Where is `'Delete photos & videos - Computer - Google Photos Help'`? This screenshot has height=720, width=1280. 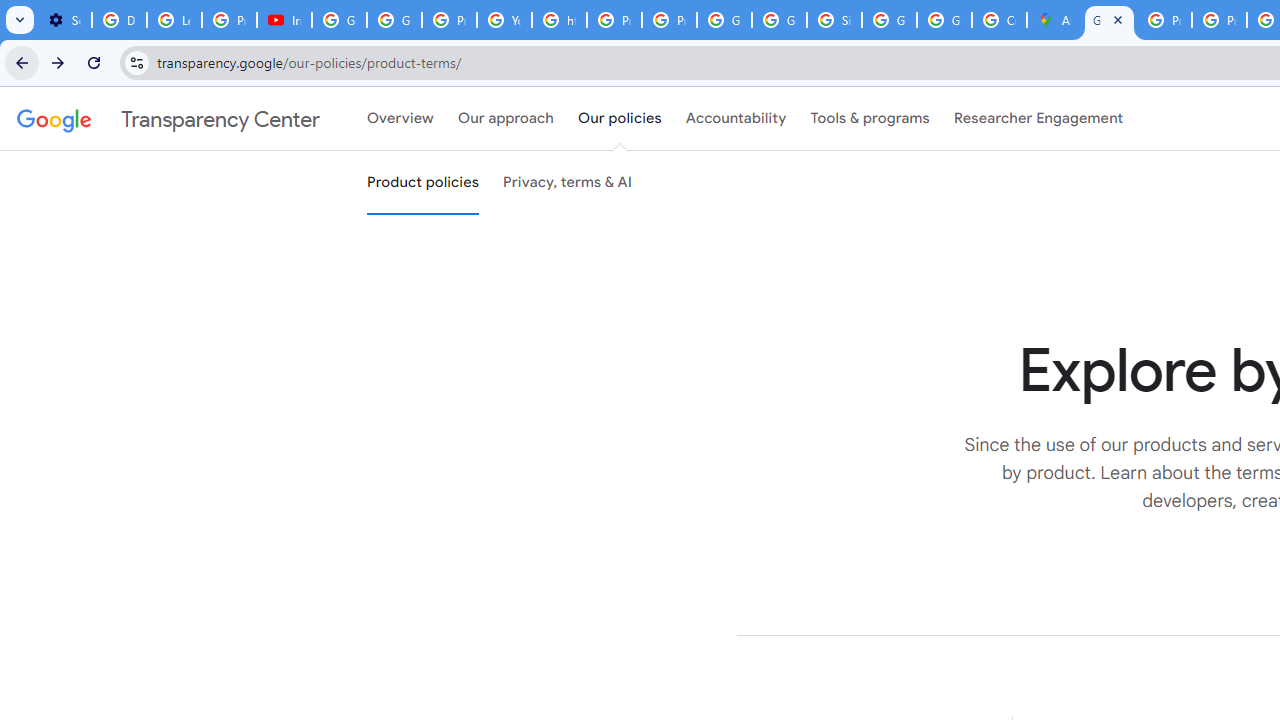 'Delete photos & videos - Computer - Google Photos Help' is located at coordinates (118, 20).